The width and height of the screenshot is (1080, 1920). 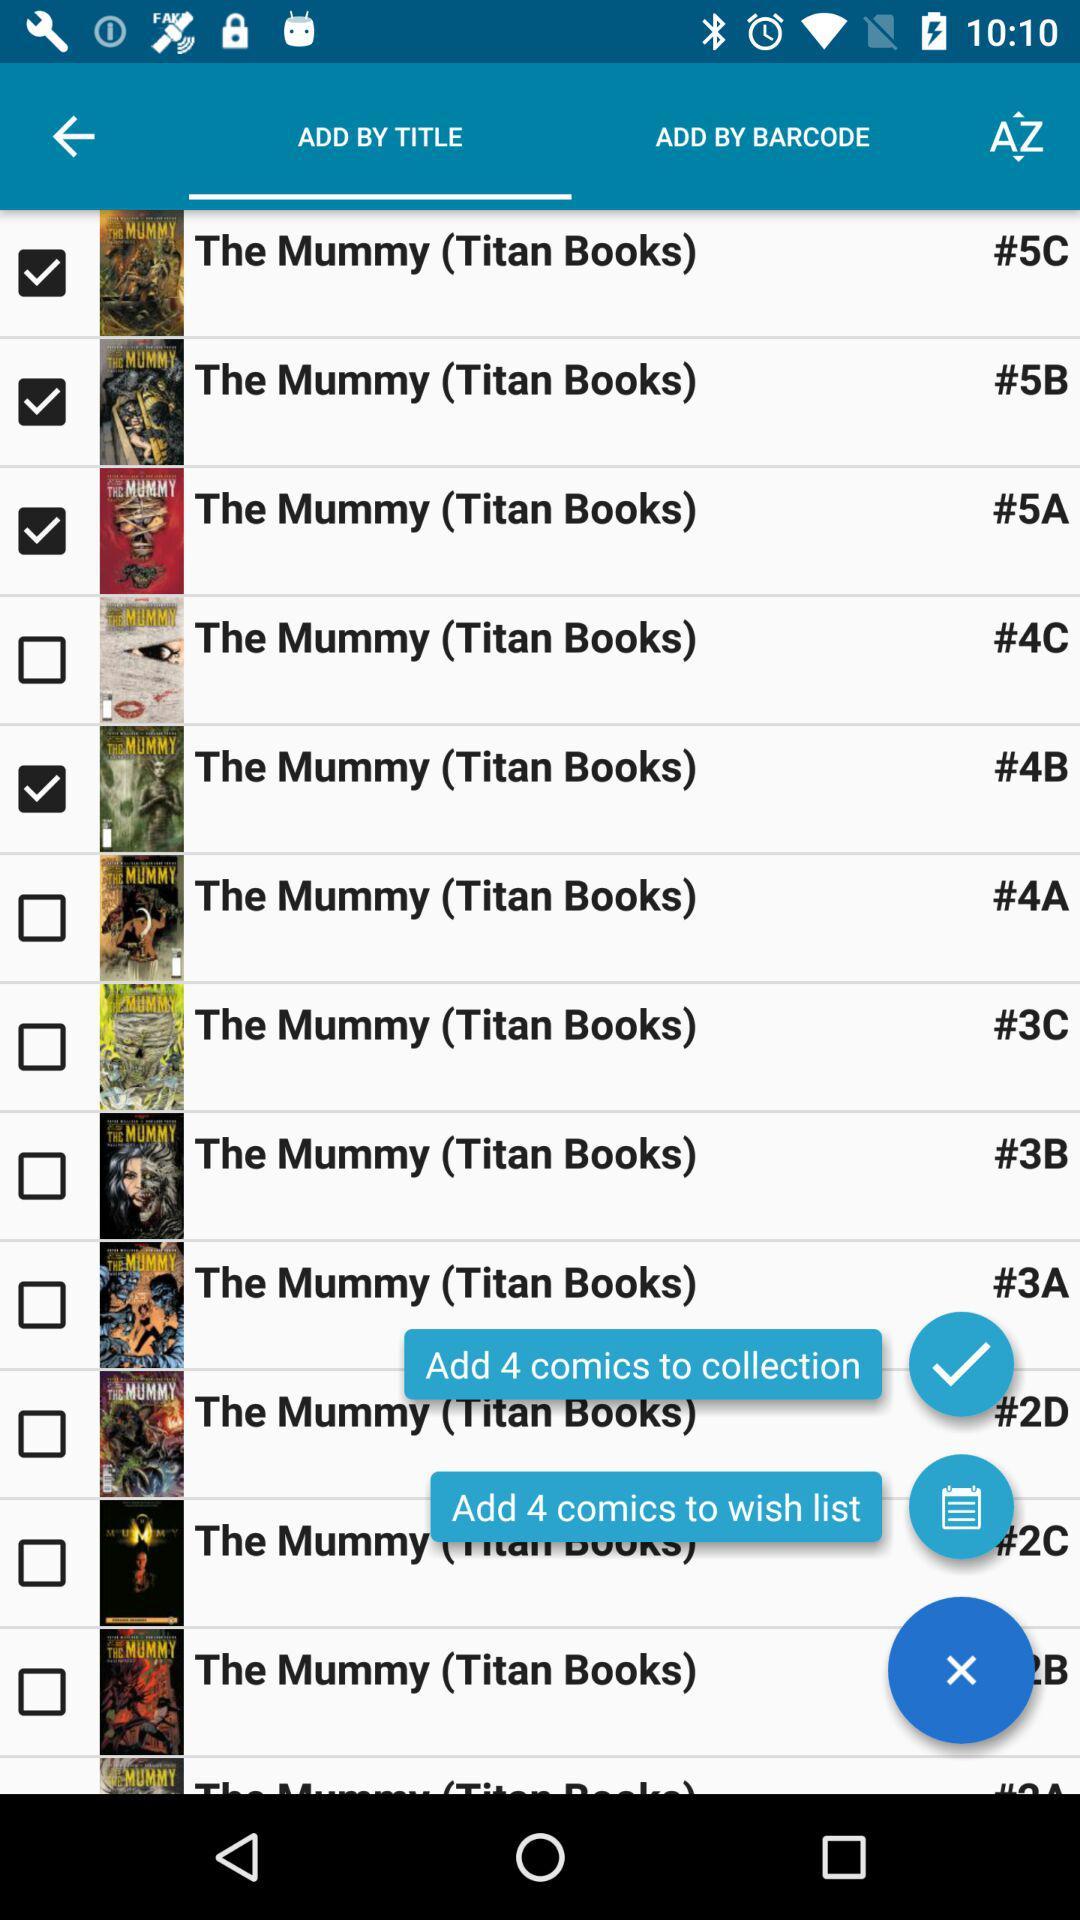 I want to click on book image, so click(x=140, y=272).